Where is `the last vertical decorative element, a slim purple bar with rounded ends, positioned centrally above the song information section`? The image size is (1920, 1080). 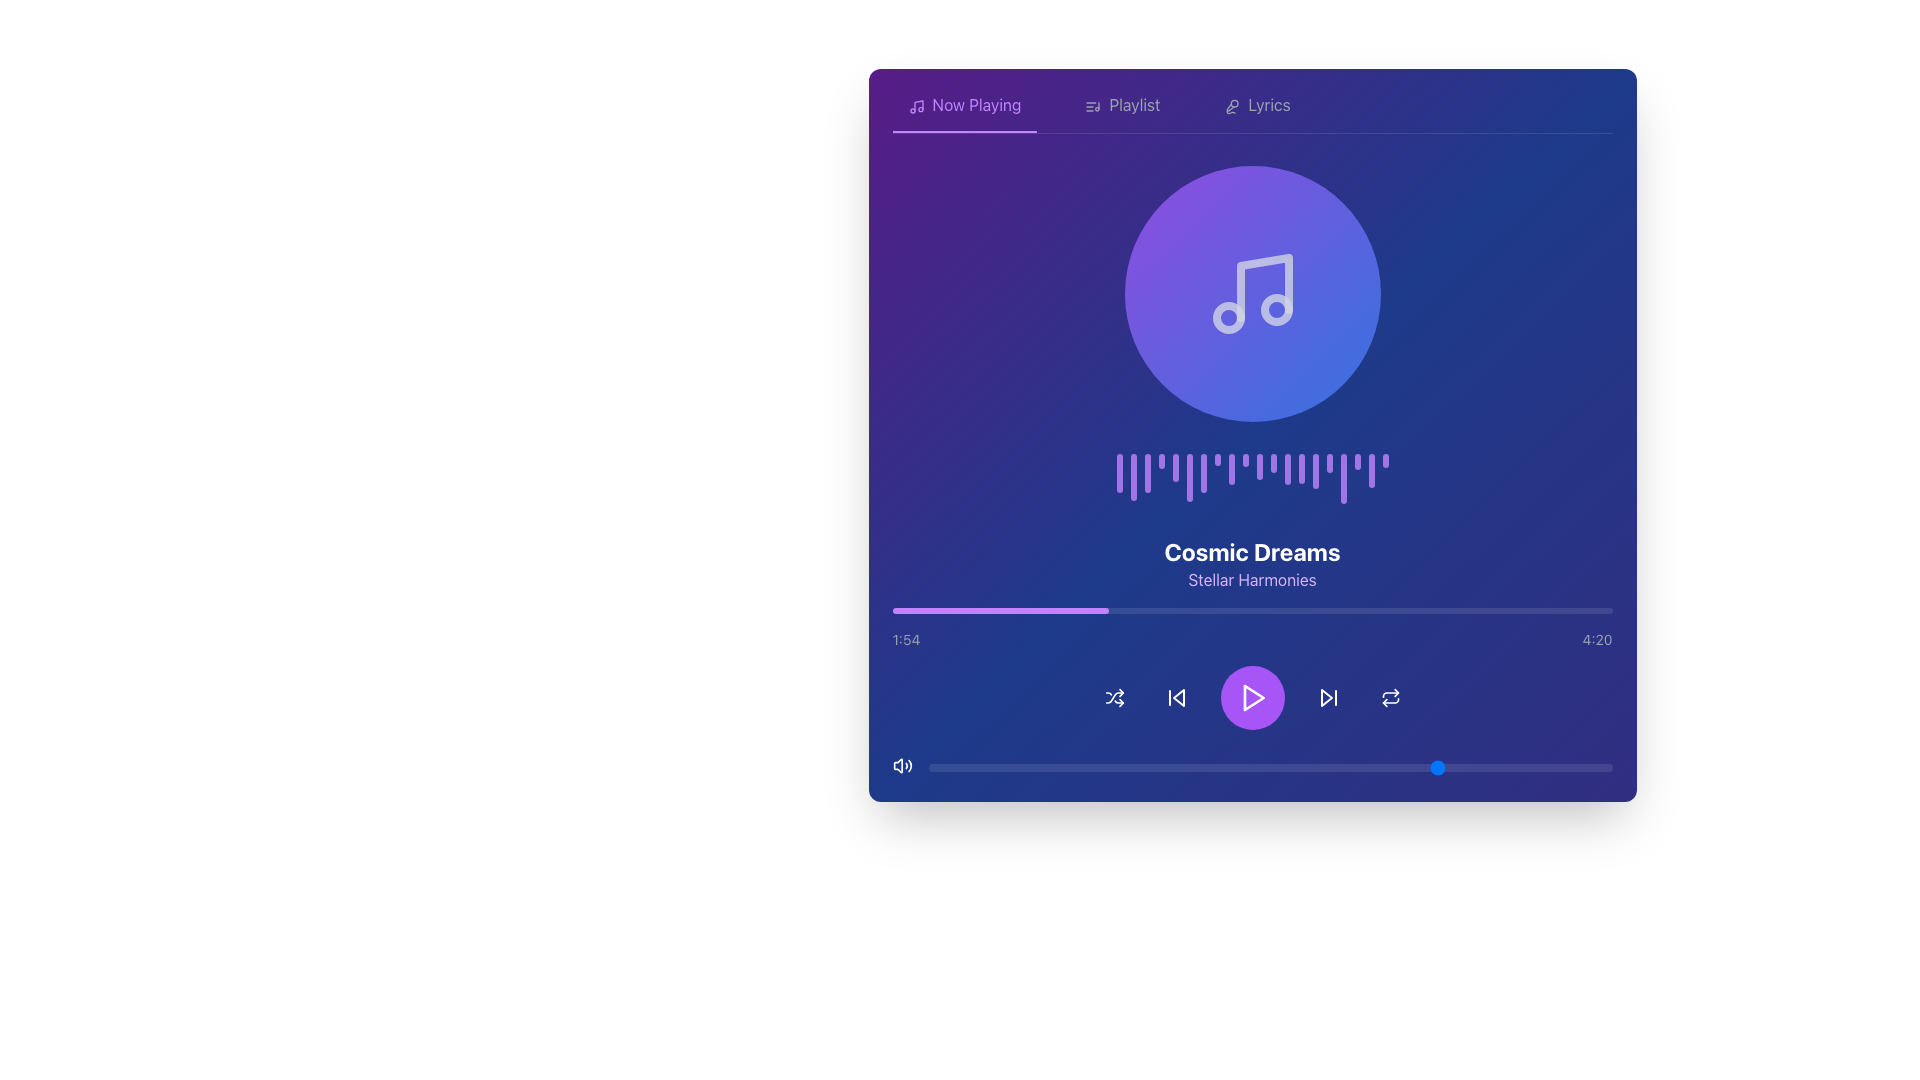
the last vertical decorative element, a slim purple bar with rounded ends, positioned centrally above the song information section is located at coordinates (1384, 461).